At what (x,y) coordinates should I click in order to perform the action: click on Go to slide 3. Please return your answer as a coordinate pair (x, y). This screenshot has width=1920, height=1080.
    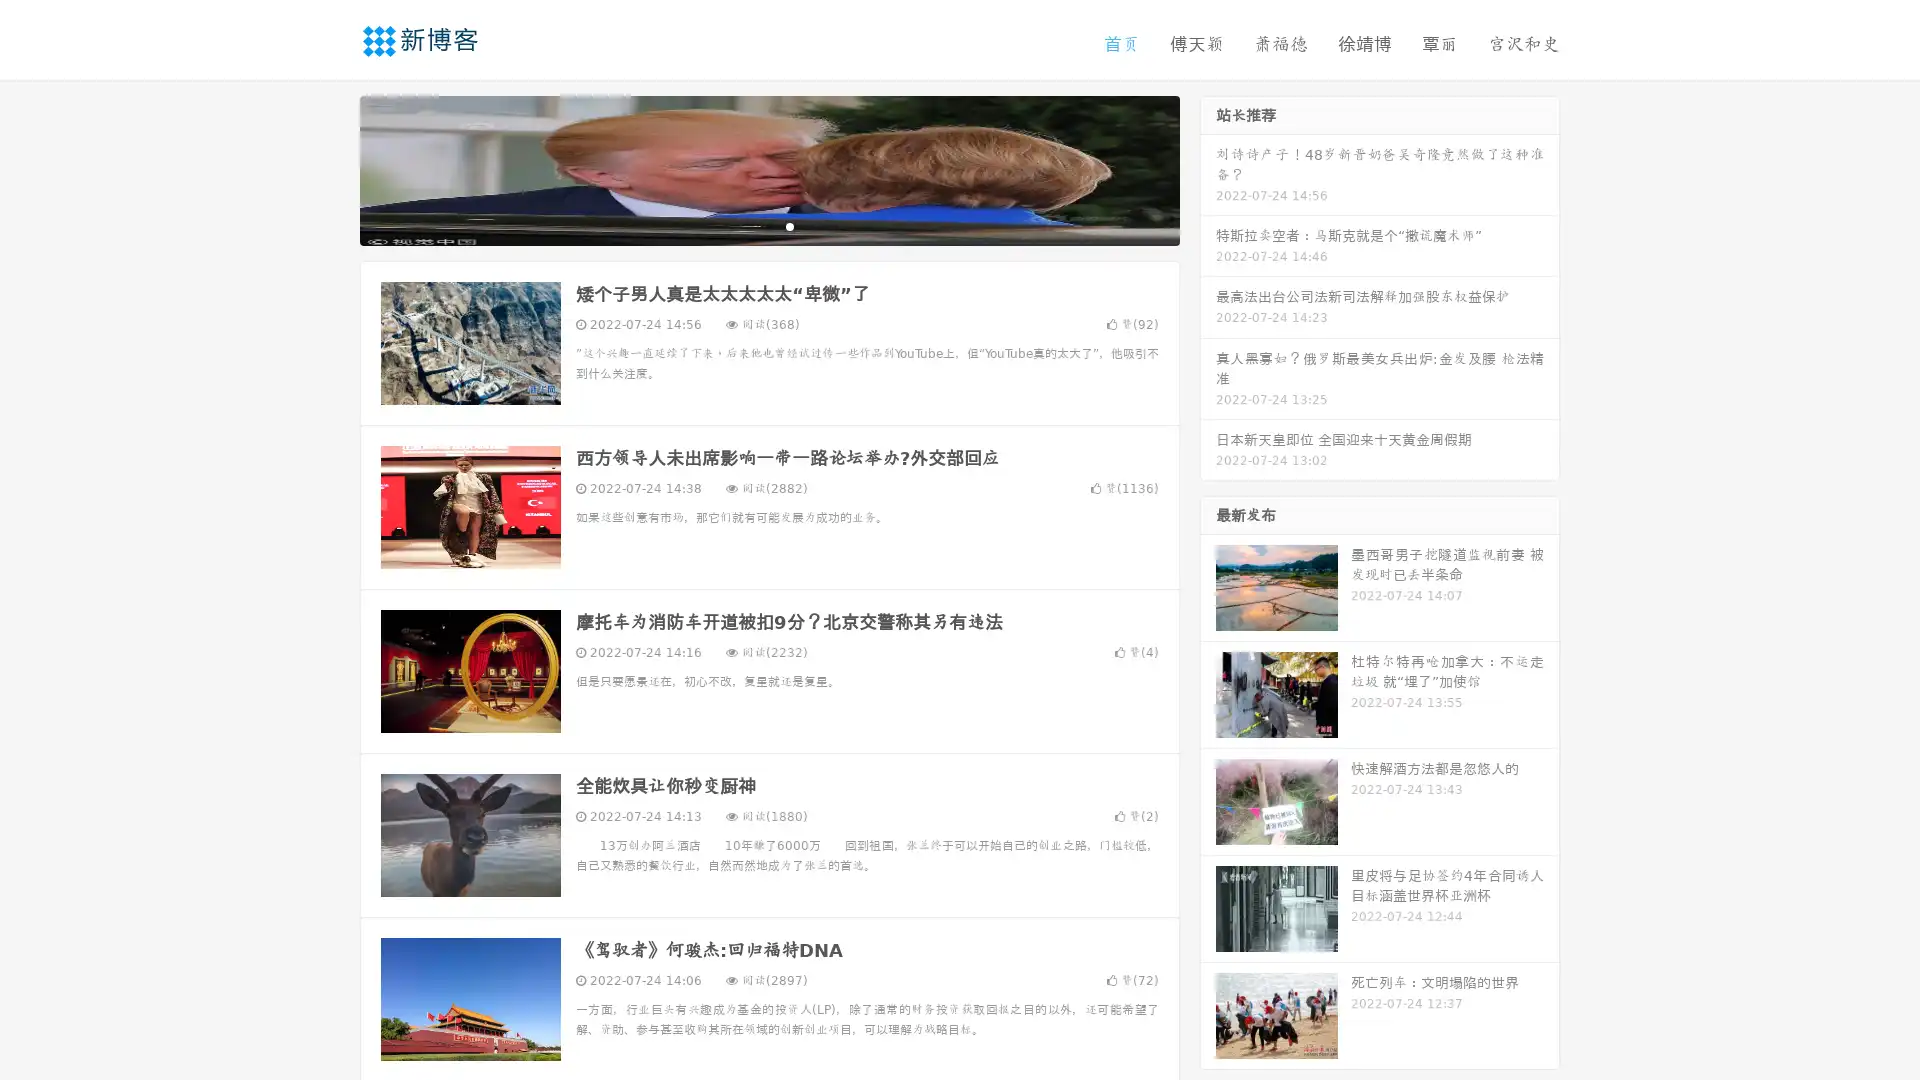
    Looking at the image, I should click on (789, 225).